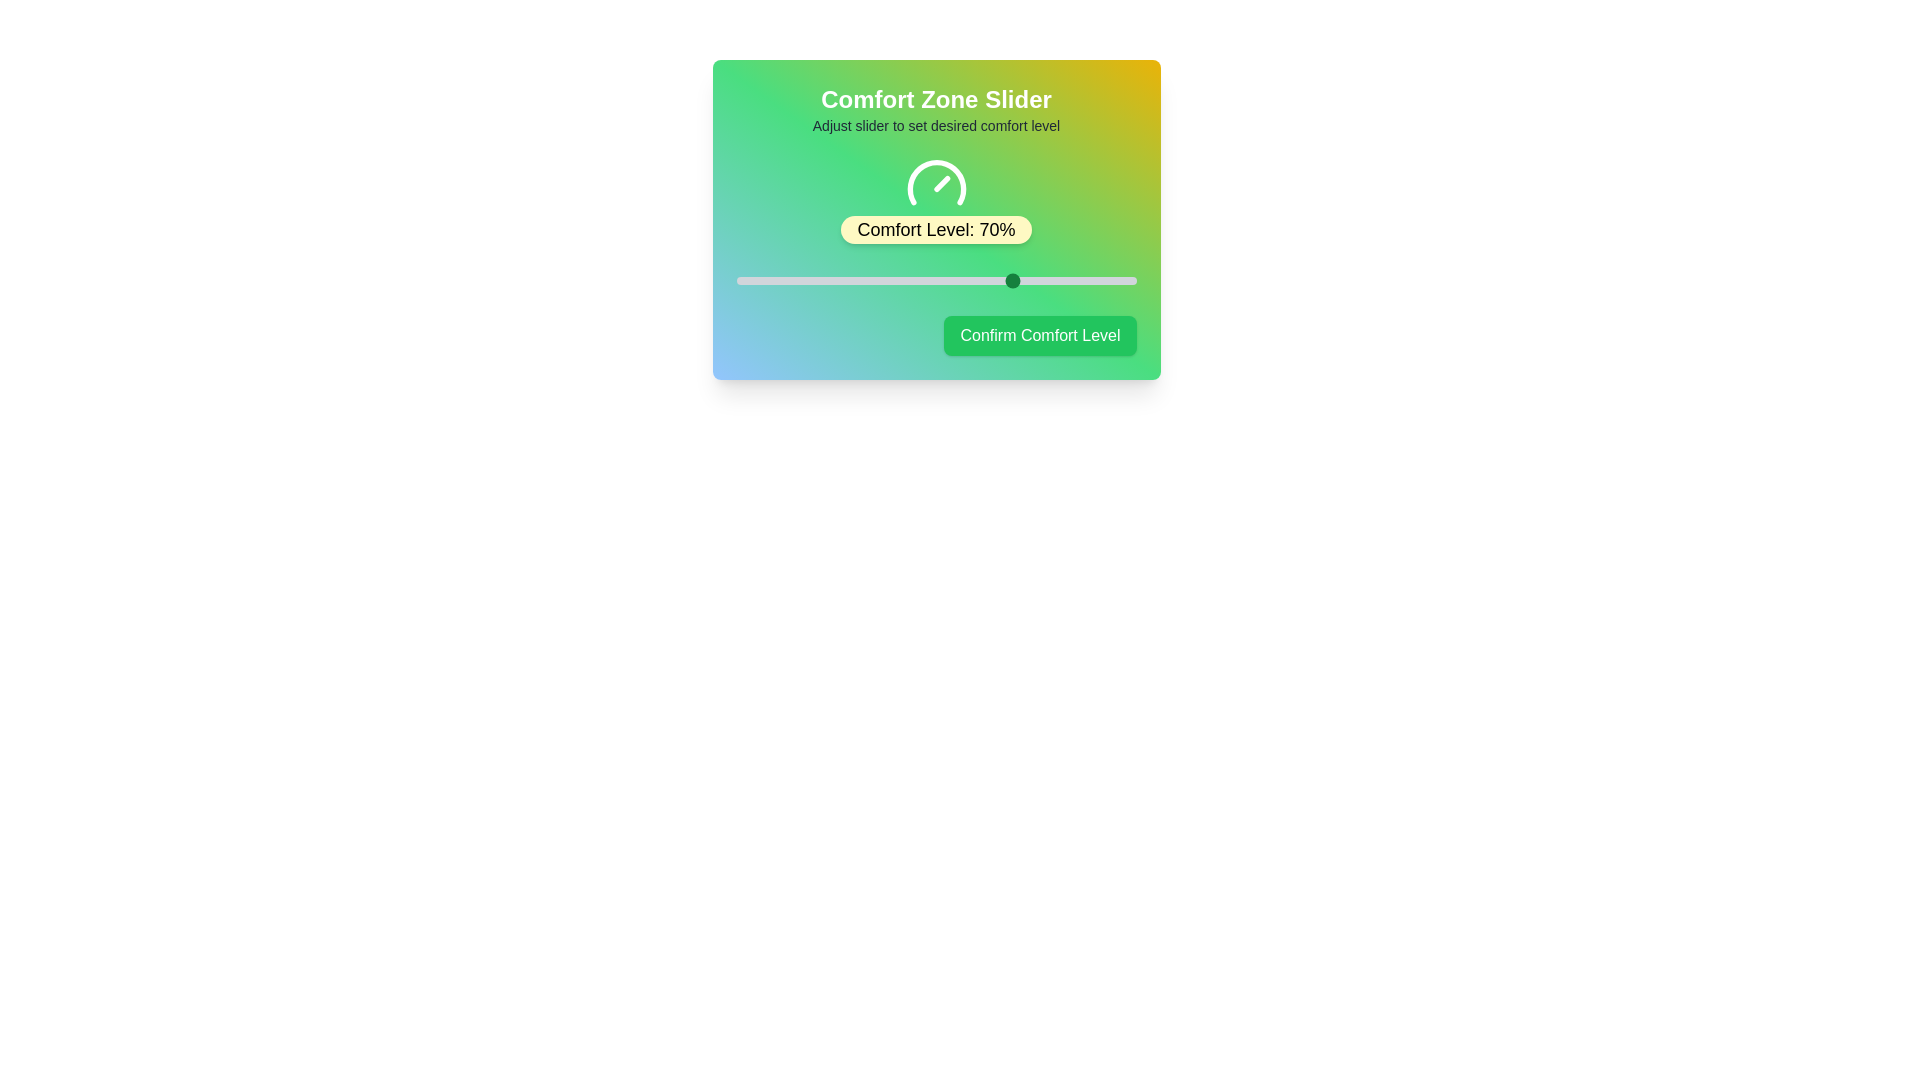 This screenshot has width=1920, height=1080. What do you see at coordinates (1000, 281) in the screenshot?
I see `the slider to set the comfort level to 66` at bounding box center [1000, 281].